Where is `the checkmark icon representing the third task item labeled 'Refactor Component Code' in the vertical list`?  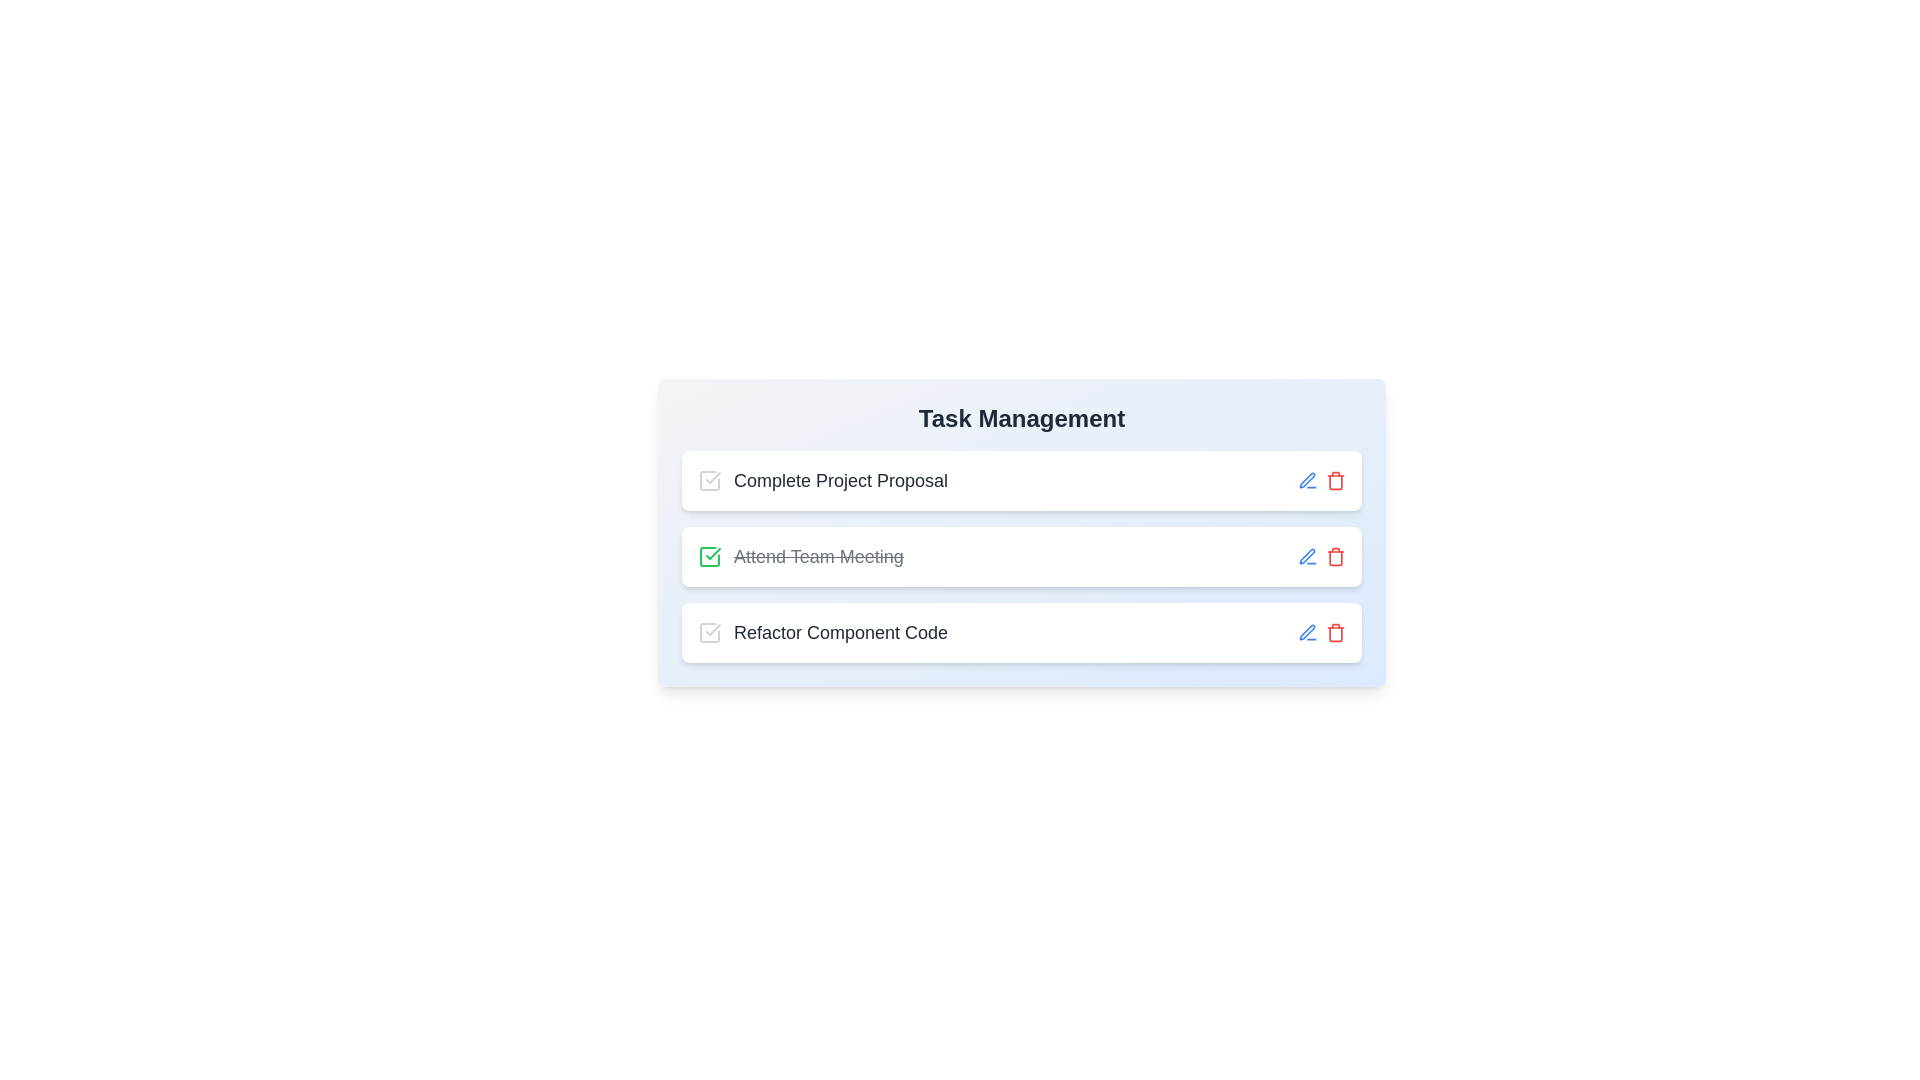 the checkmark icon representing the third task item labeled 'Refactor Component Code' in the vertical list is located at coordinates (713, 628).